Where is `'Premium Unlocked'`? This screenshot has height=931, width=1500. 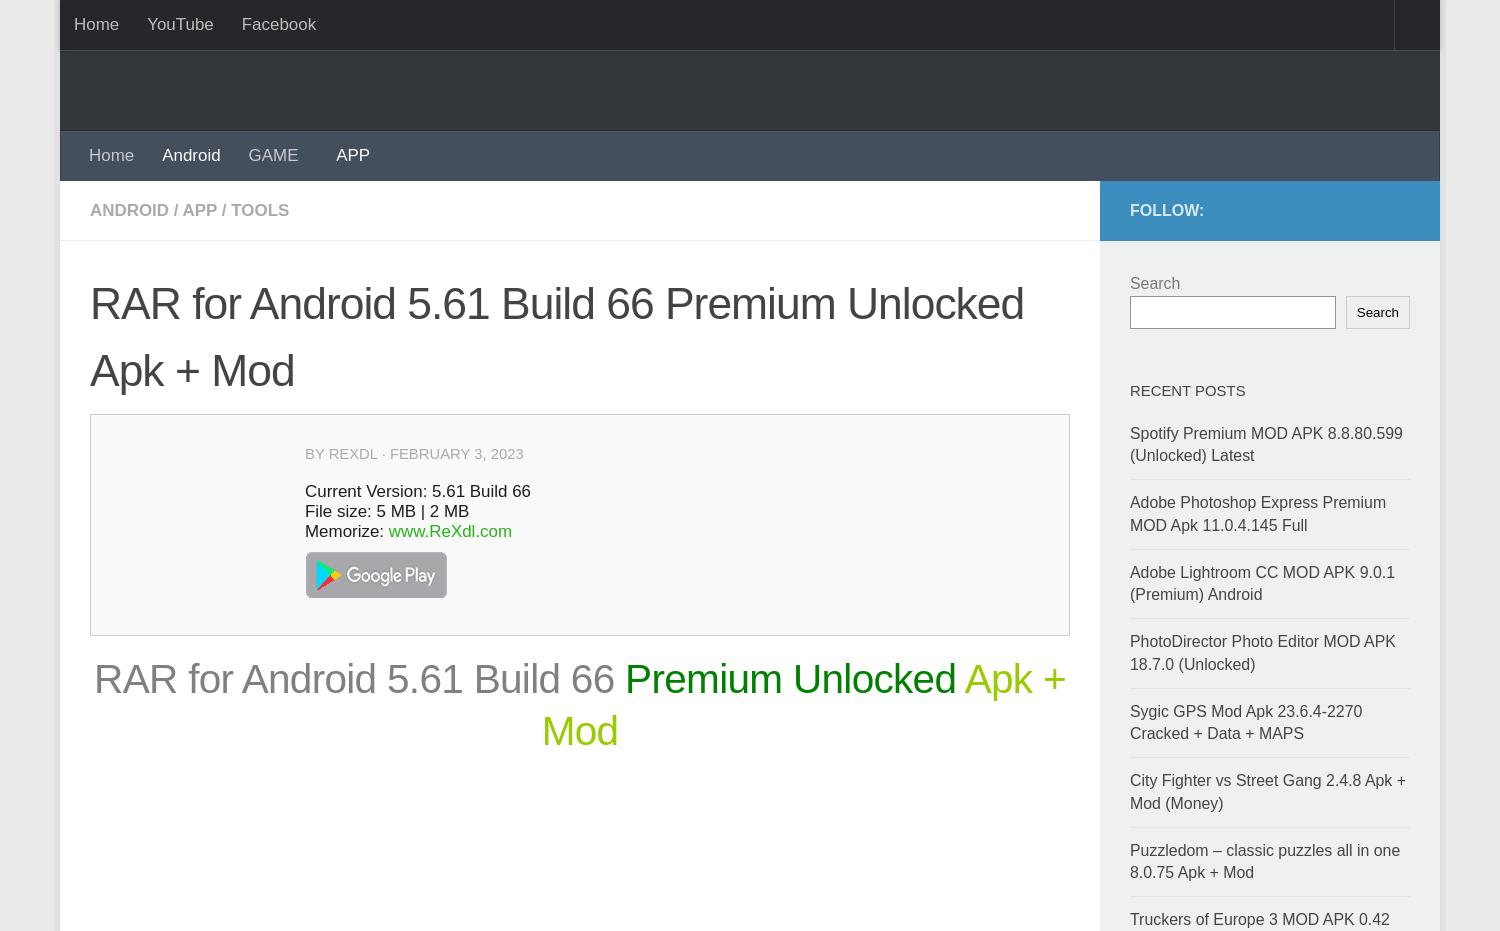 'Premium Unlocked' is located at coordinates (794, 676).